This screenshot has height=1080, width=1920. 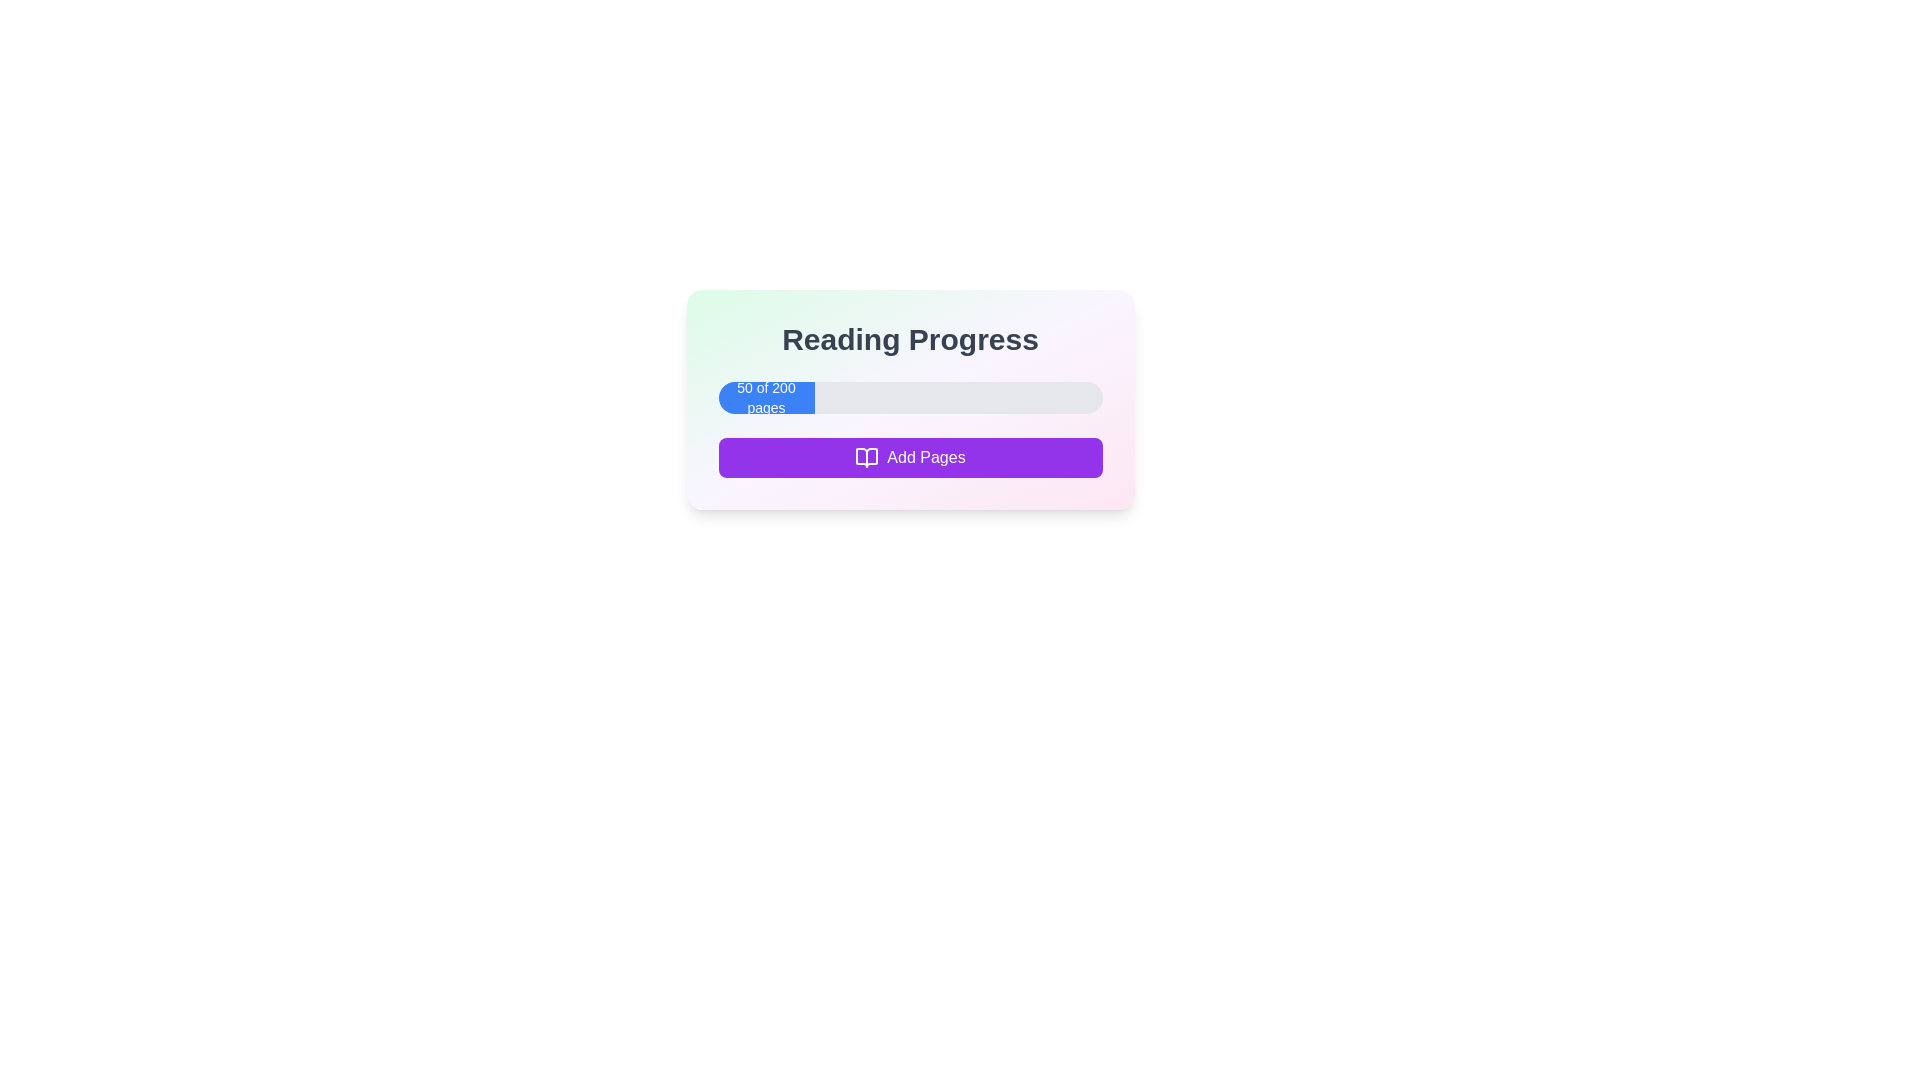 What do you see at coordinates (909, 397) in the screenshot?
I see `the progress bar that visually represents reading progress, located below the 'Reading Progress' title and above the 'Add Pages' button` at bounding box center [909, 397].